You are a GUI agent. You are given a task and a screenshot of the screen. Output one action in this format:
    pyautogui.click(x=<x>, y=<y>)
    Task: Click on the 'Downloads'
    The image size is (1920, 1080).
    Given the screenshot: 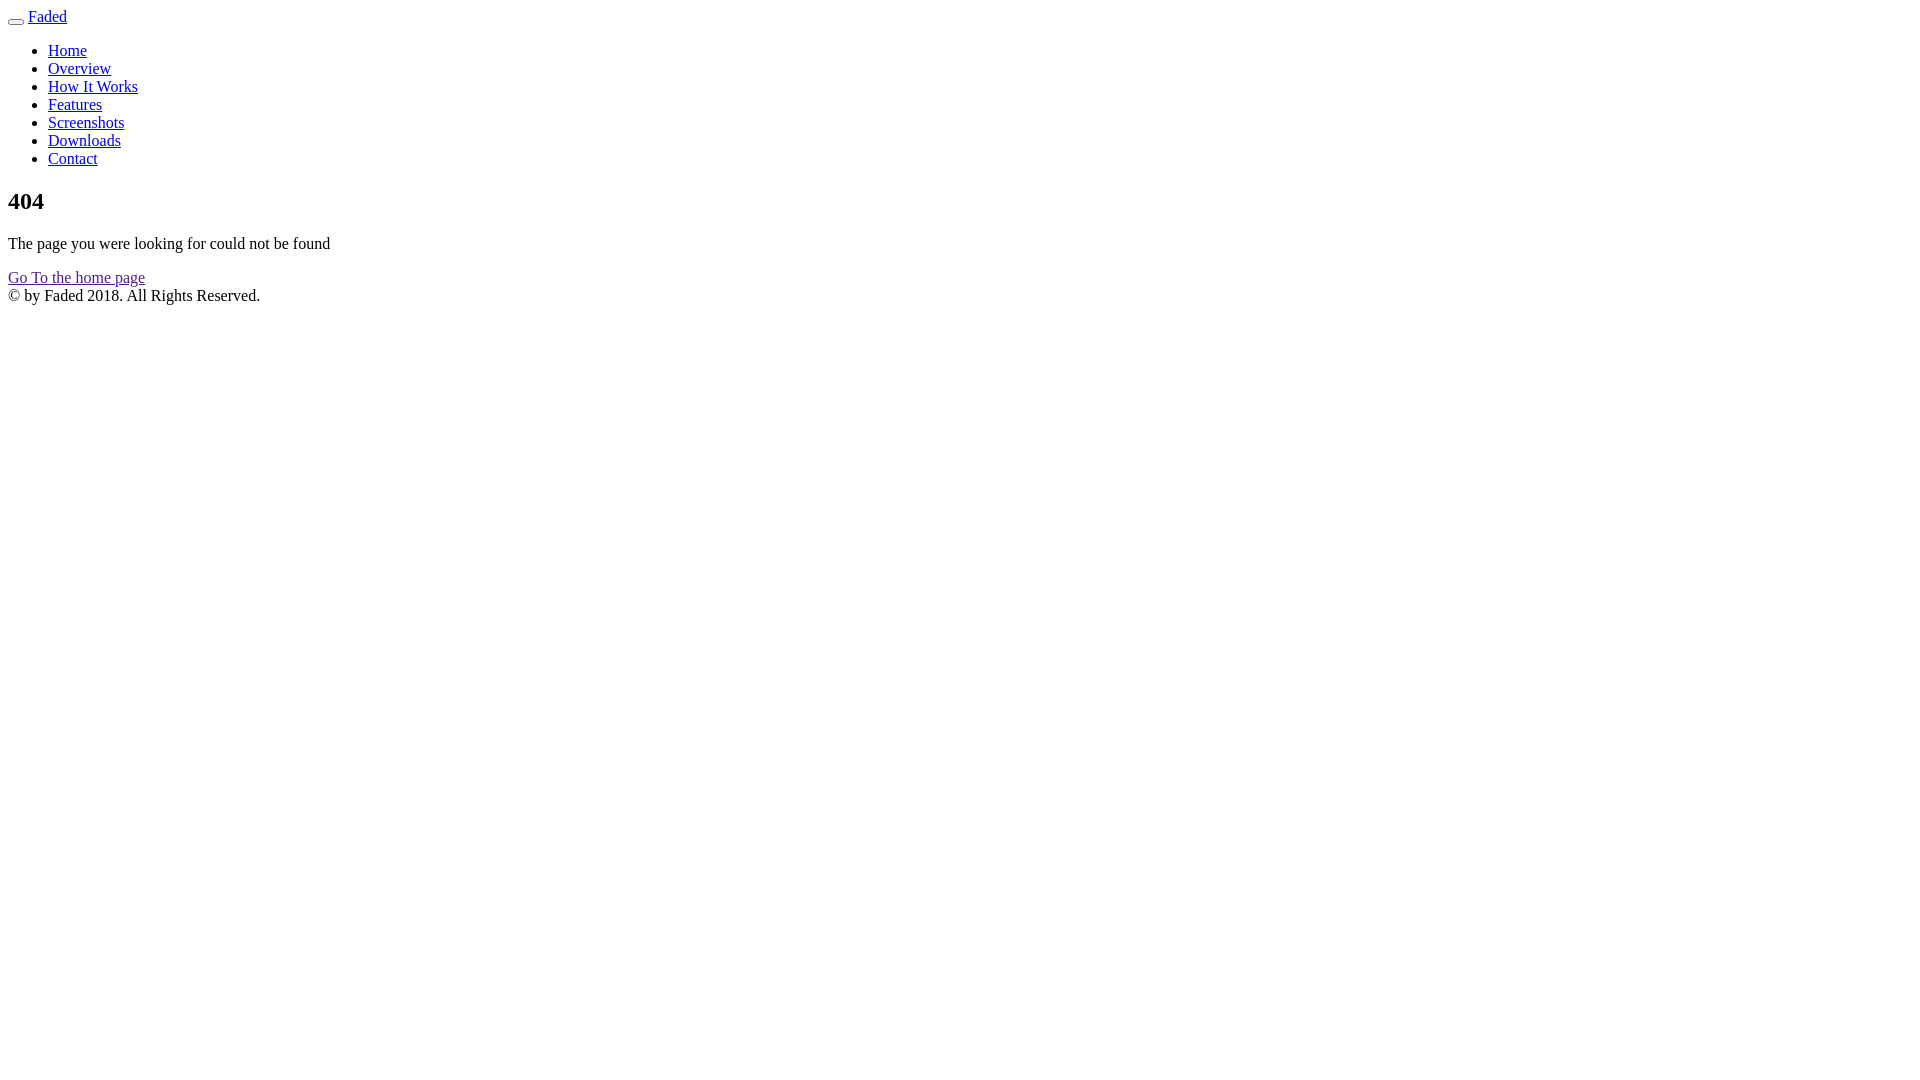 What is the action you would take?
    pyautogui.click(x=83, y=139)
    